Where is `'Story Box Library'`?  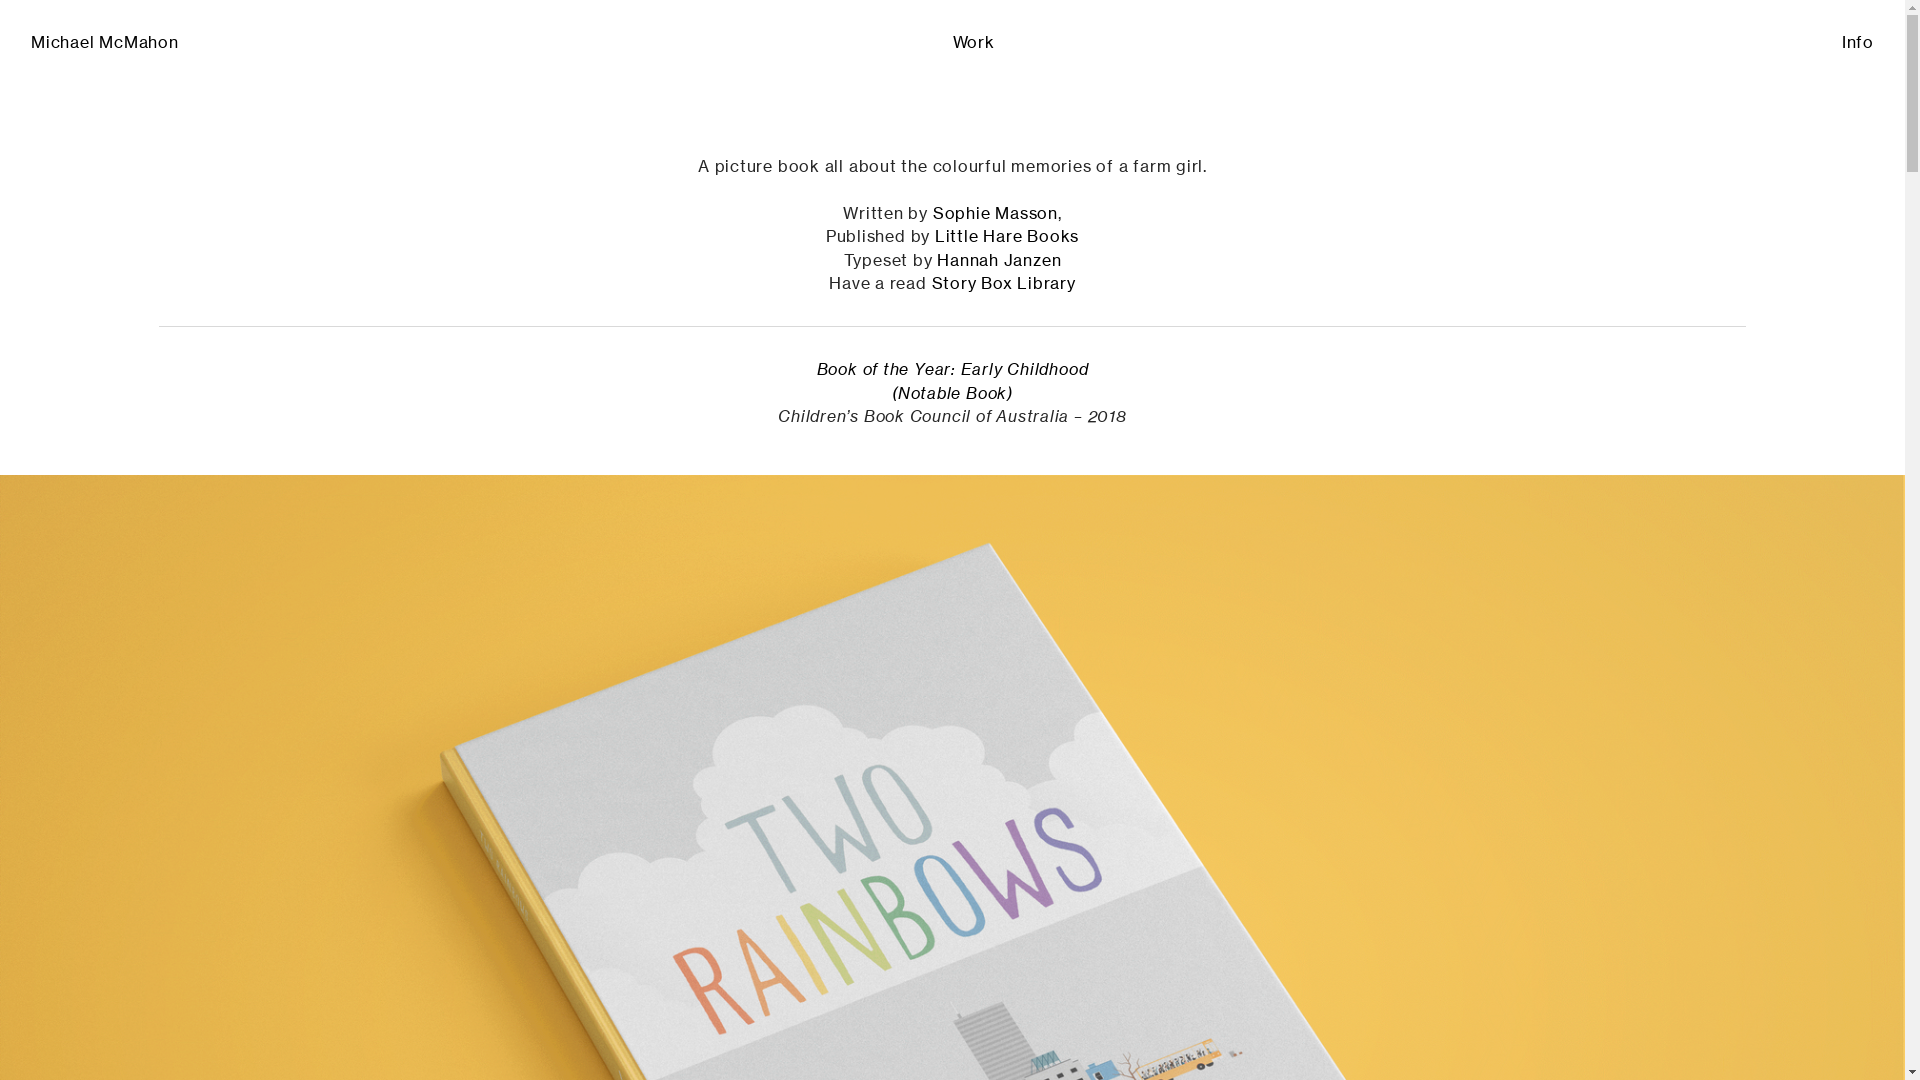 'Story Box Library' is located at coordinates (930, 284).